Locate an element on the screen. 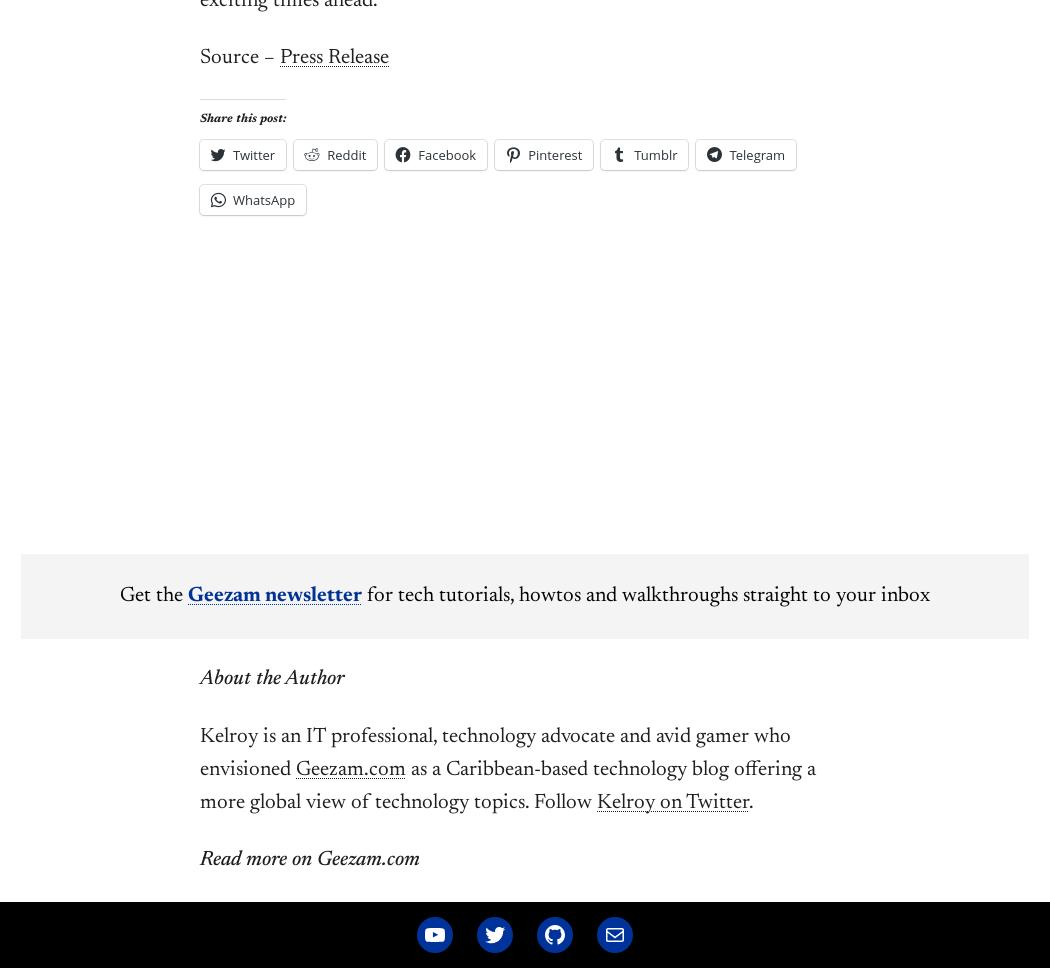 Image resolution: width=1050 pixels, height=968 pixels. 'Kelroy is an IT professional, technology advocate and avid gamer who envisioned' is located at coordinates (199, 753).